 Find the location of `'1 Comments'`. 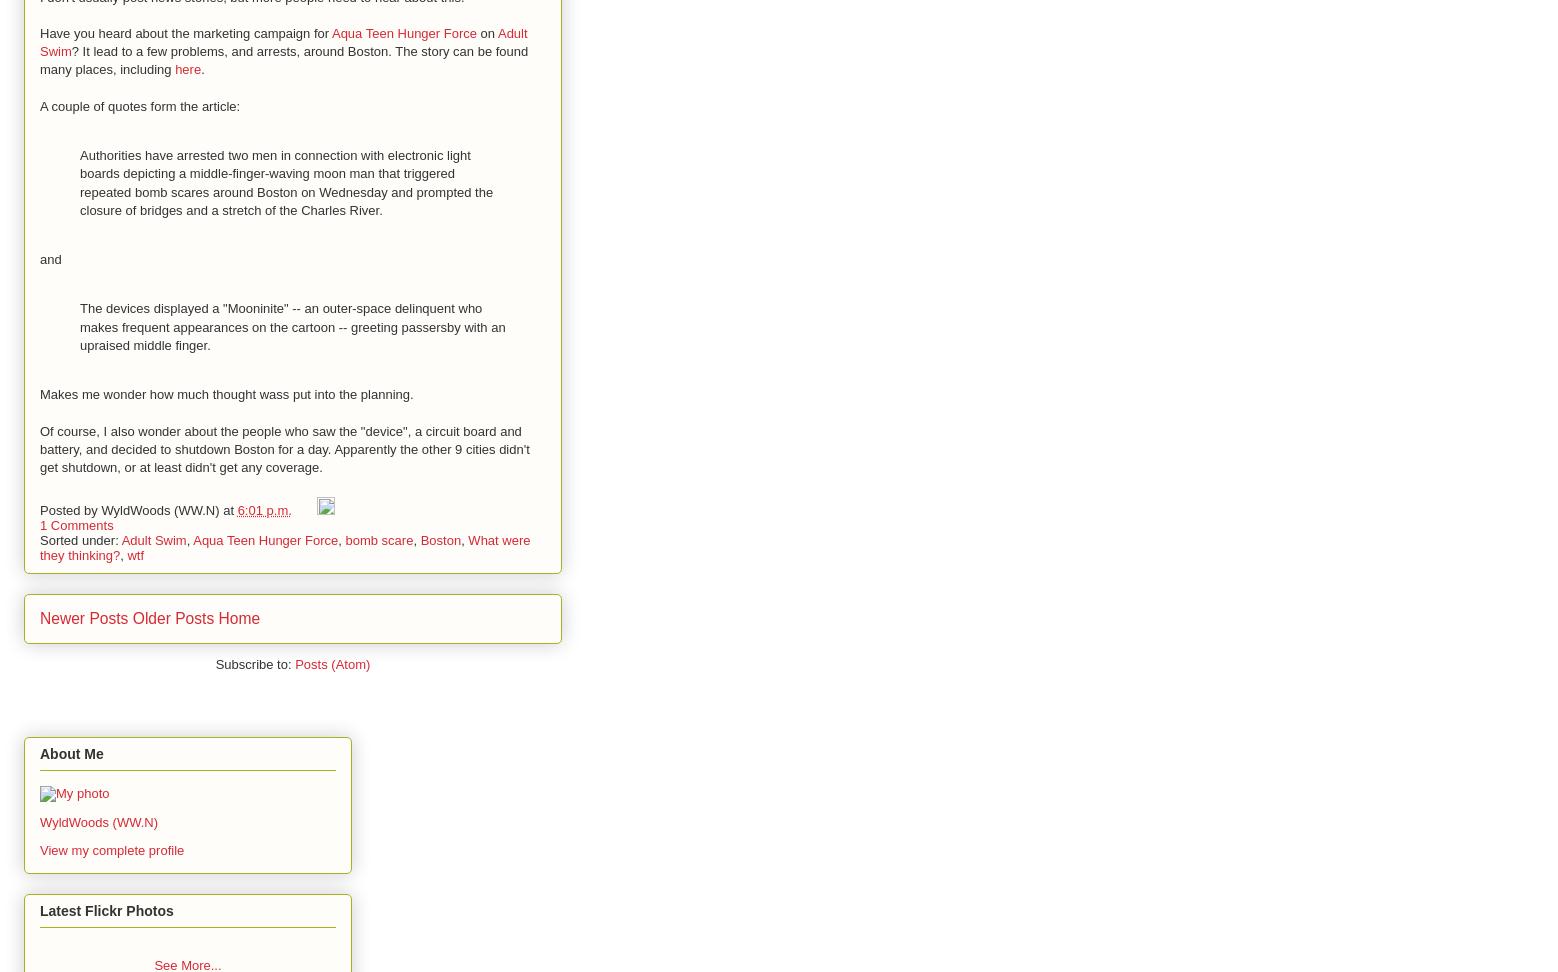

'1 Comments' is located at coordinates (76, 524).